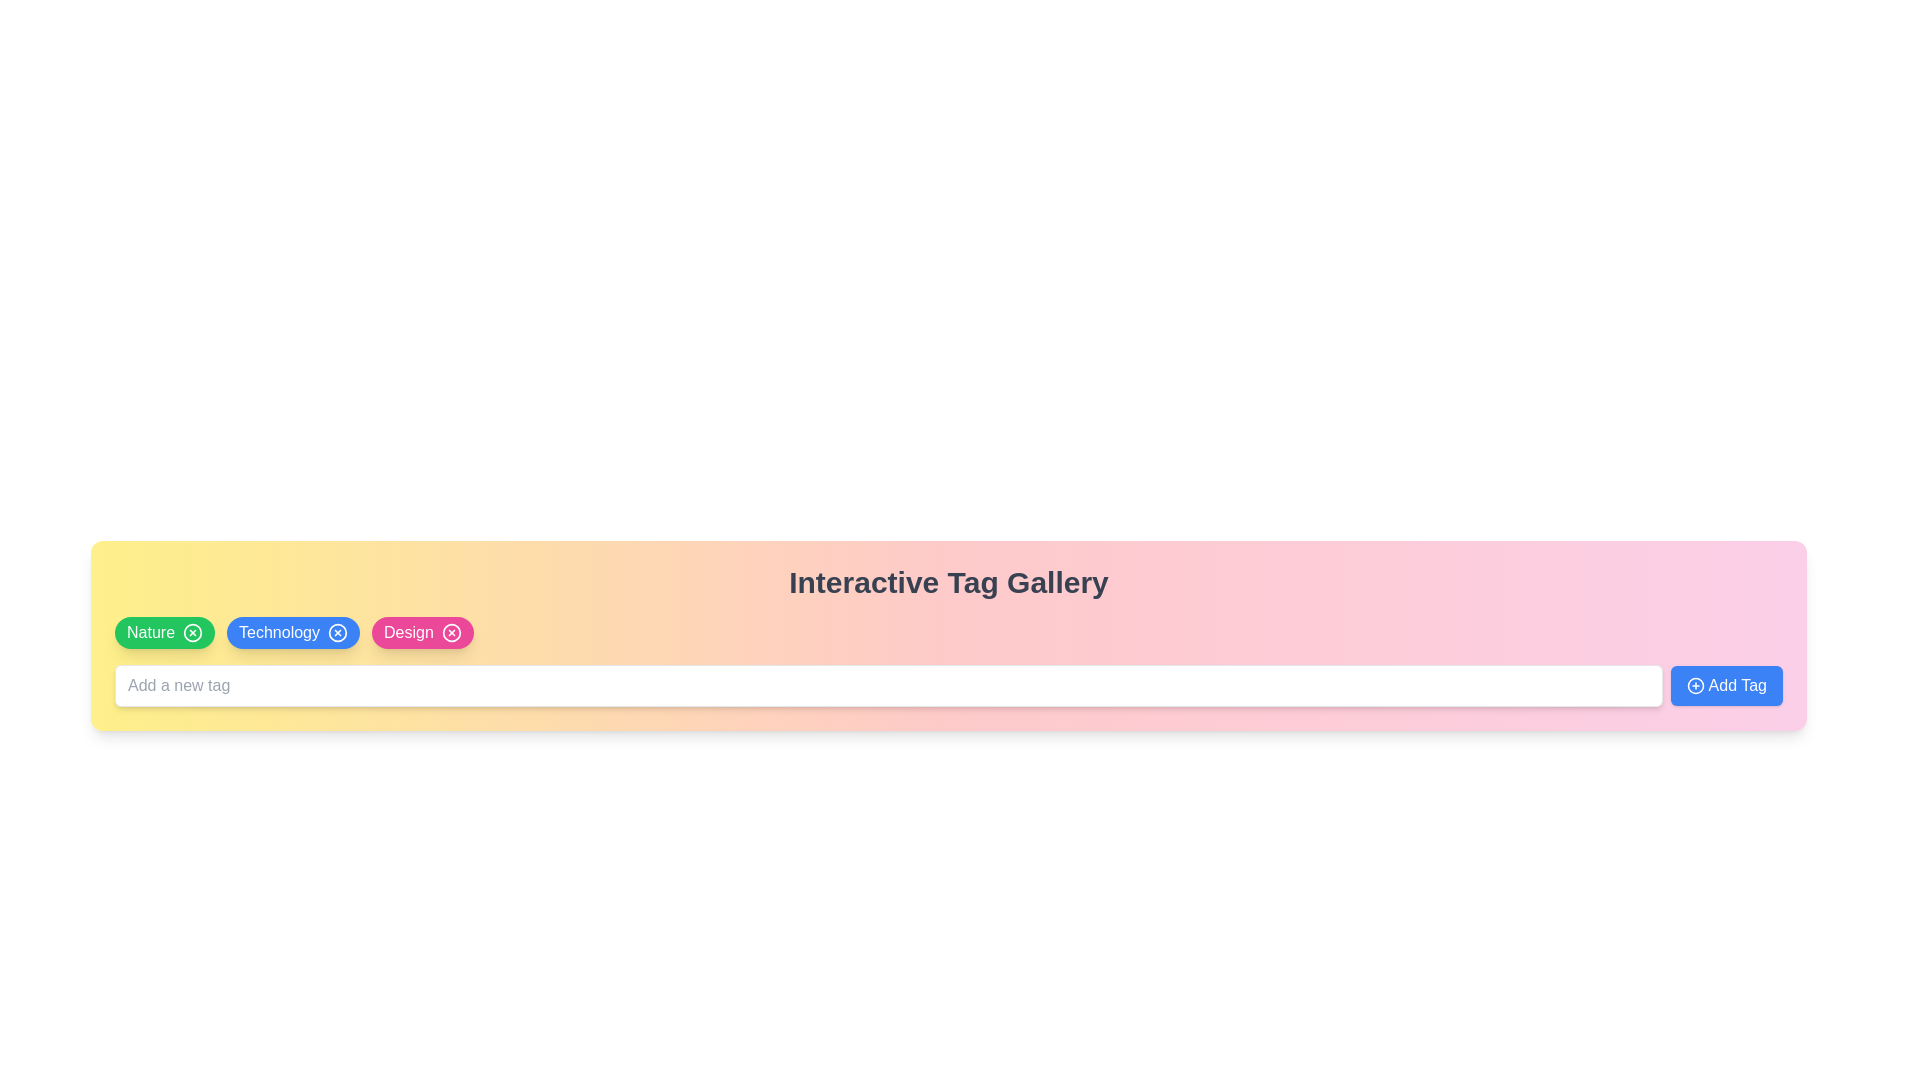 This screenshot has width=1920, height=1080. What do you see at coordinates (150, 632) in the screenshot?
I see `the 'Nature' tag label within the styled tag component in the Interactive Tag Gallery section` at bounding box center [150, 632].